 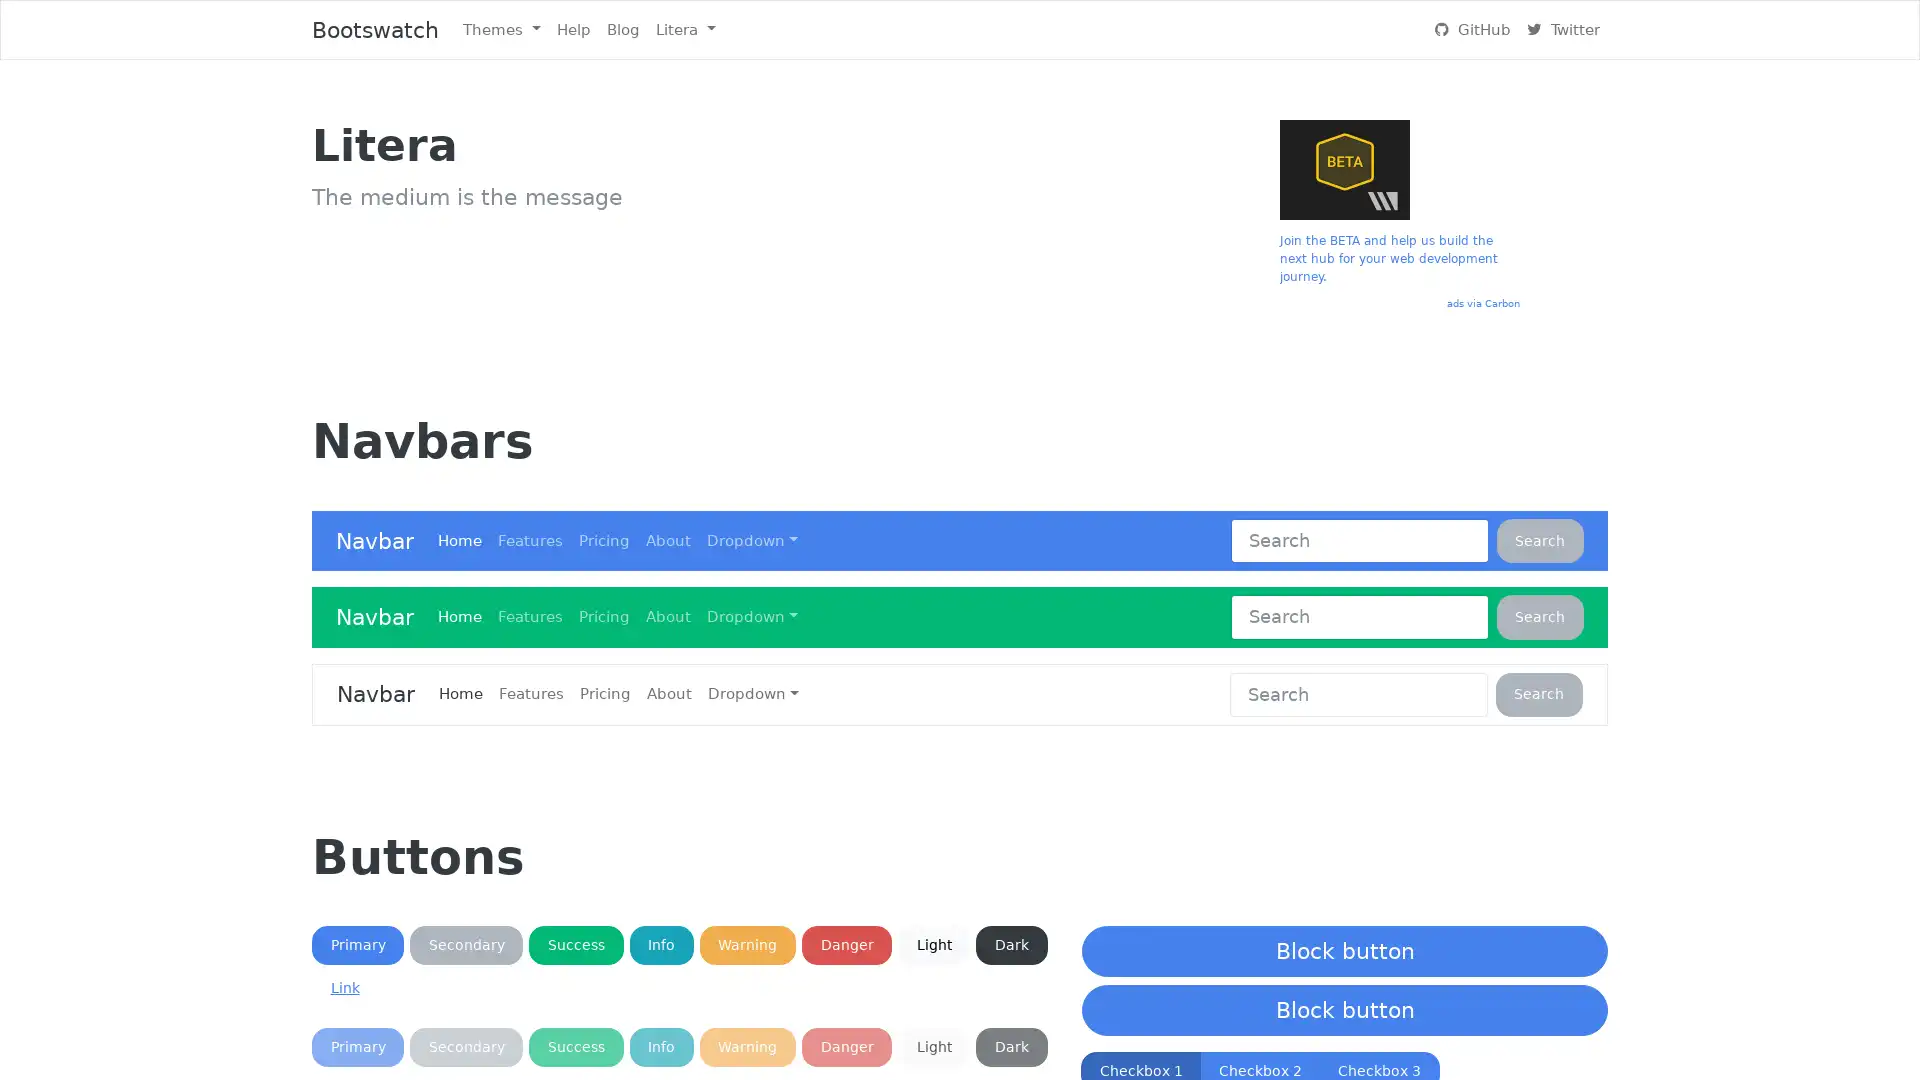 I want to click on Light, so click(x=933, y=1046).